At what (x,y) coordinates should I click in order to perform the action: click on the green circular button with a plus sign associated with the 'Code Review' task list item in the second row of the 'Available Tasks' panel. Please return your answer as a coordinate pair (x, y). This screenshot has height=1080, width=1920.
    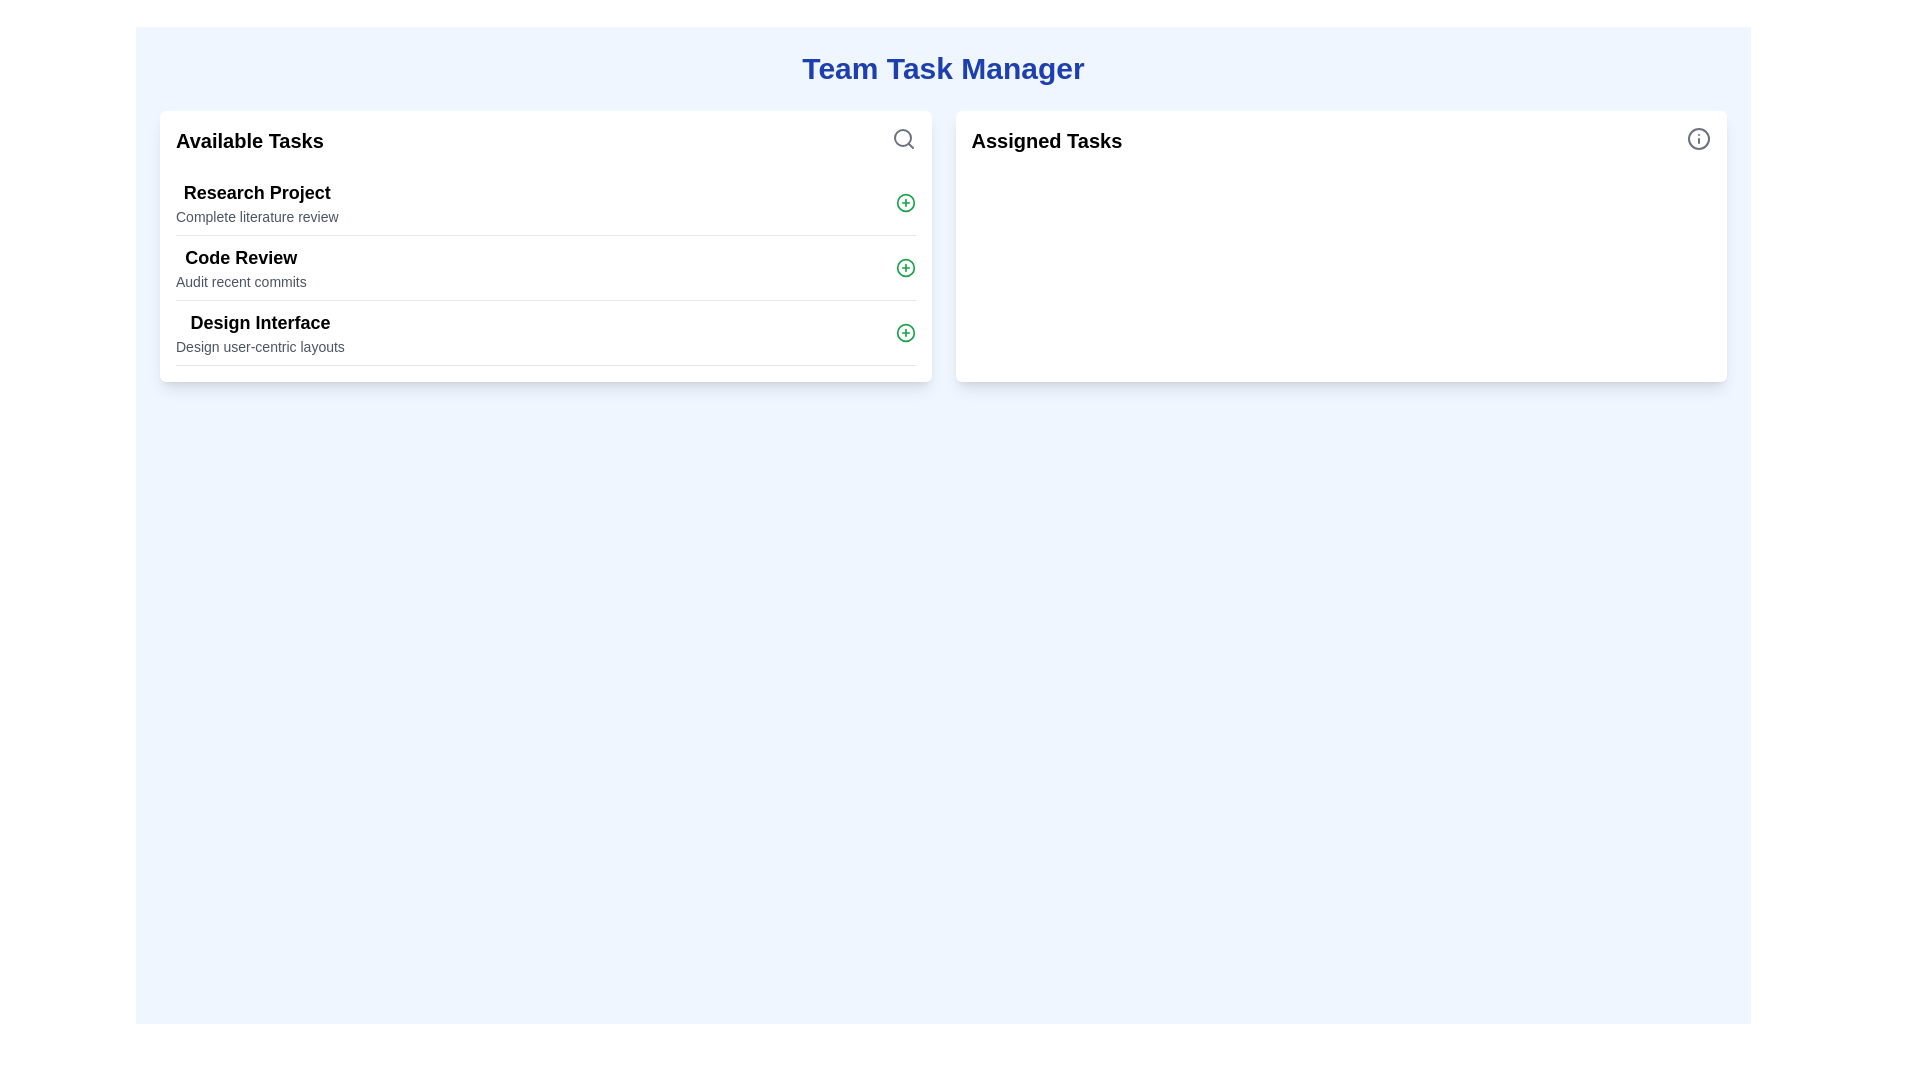
    Looking at the image, I should click on (545, 267).